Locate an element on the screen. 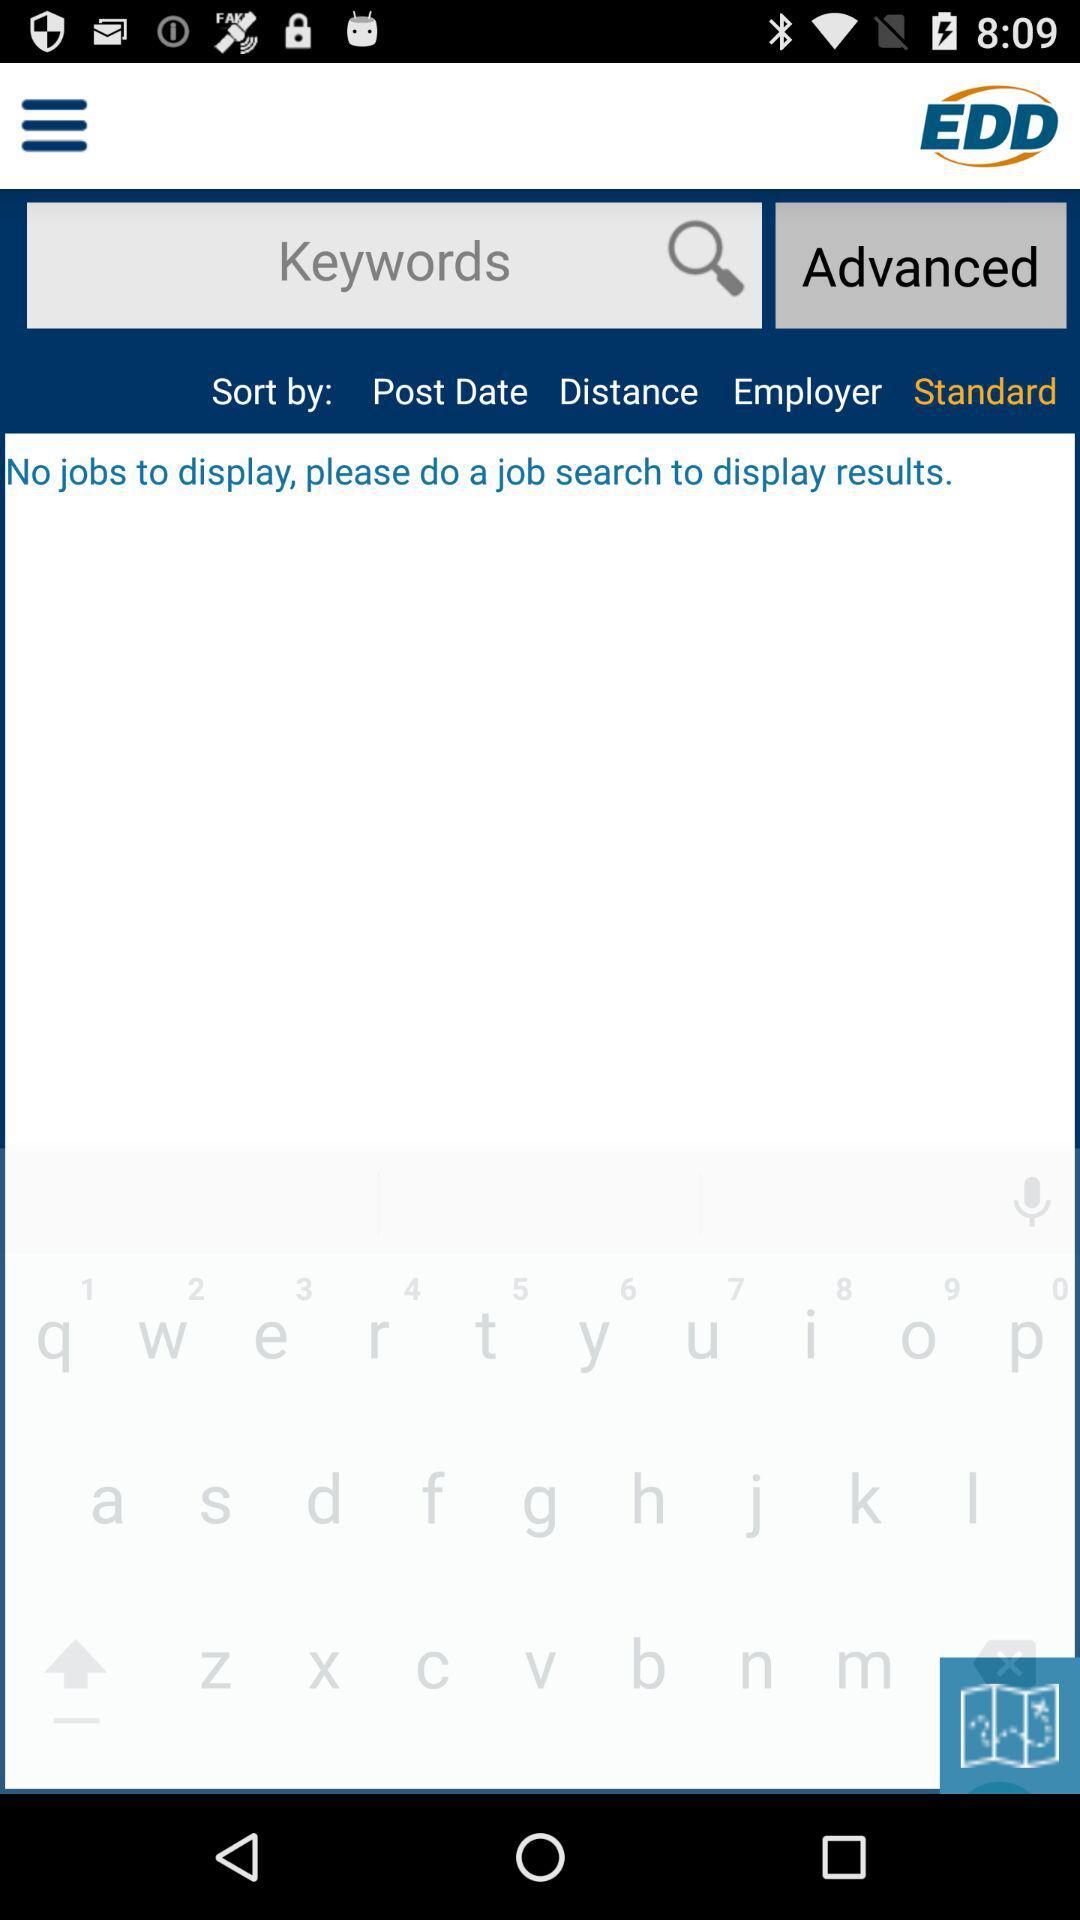 This screenshot has width=1080, height=1920. the search icon is located at coordinates (705, 275).